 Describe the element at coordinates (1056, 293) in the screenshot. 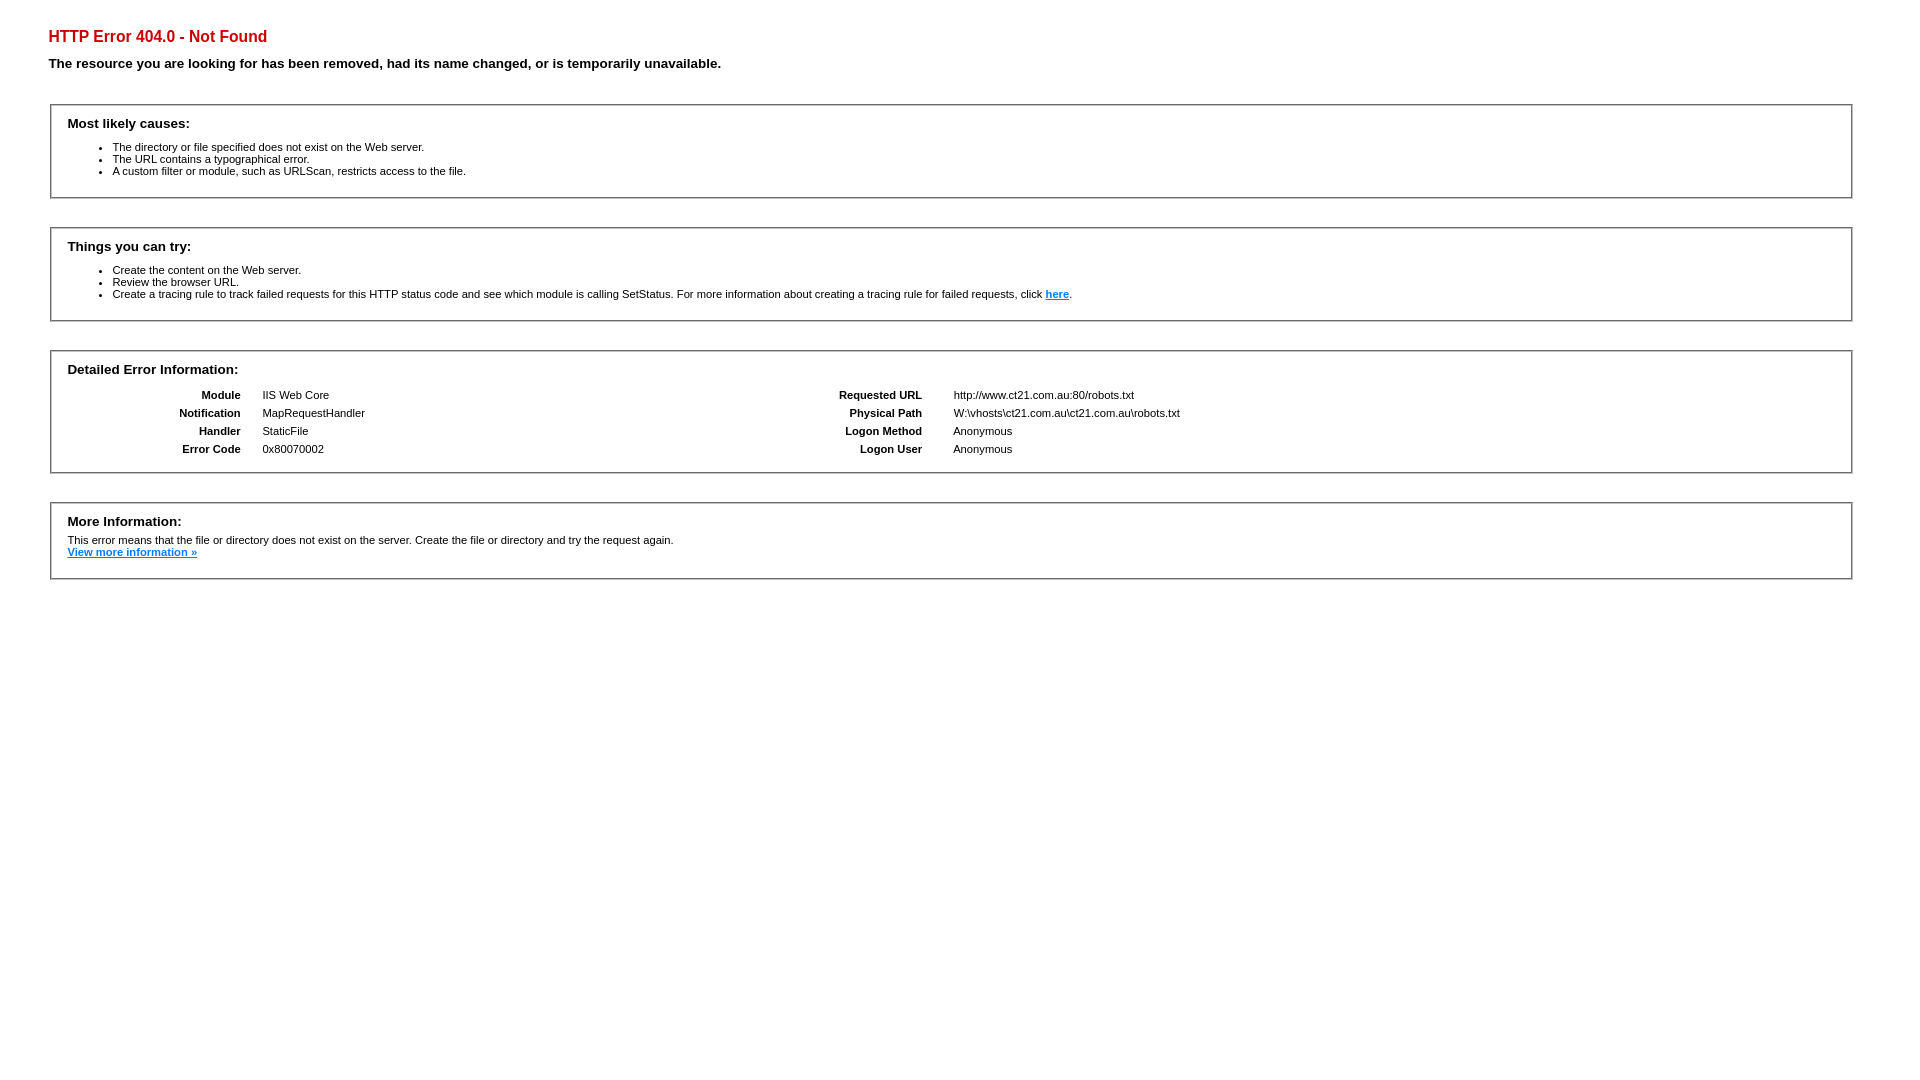

I see `'here'` at that location.